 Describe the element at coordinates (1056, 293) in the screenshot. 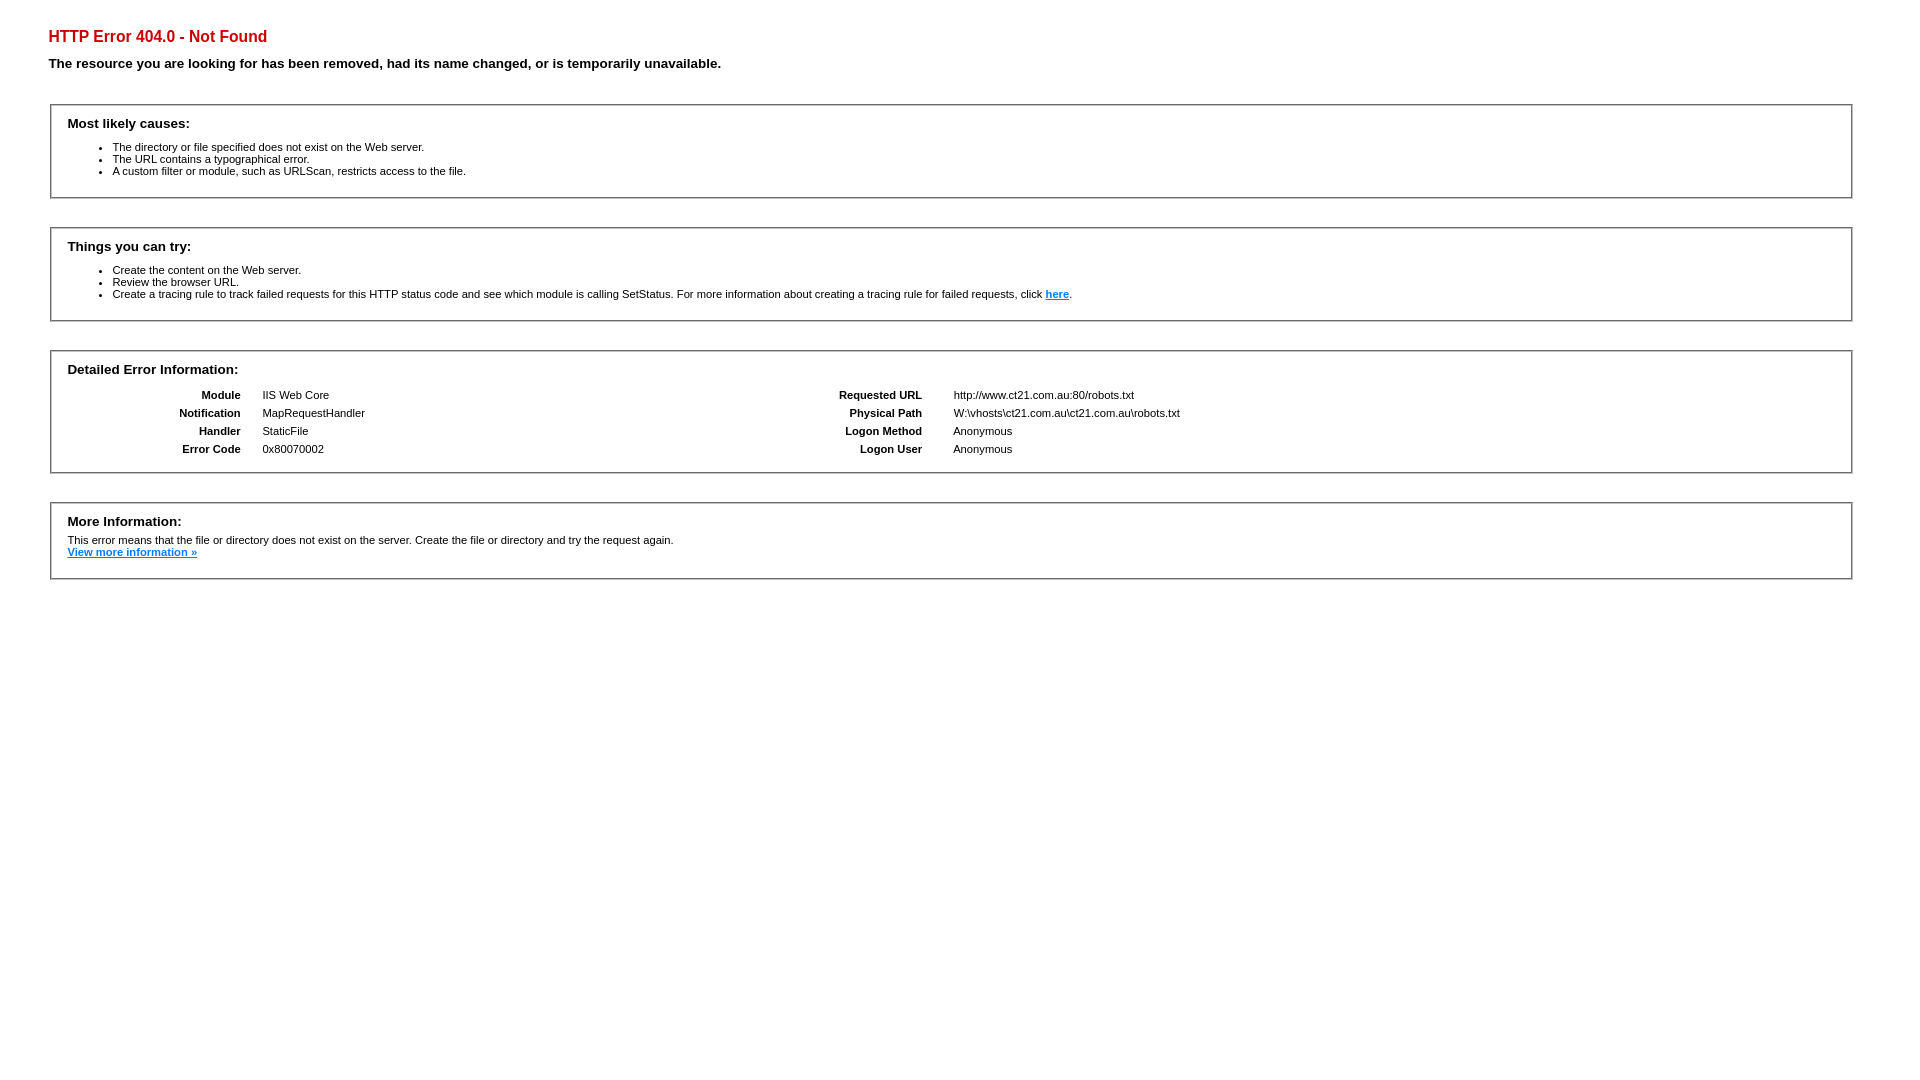

I see `'here'` at that location.